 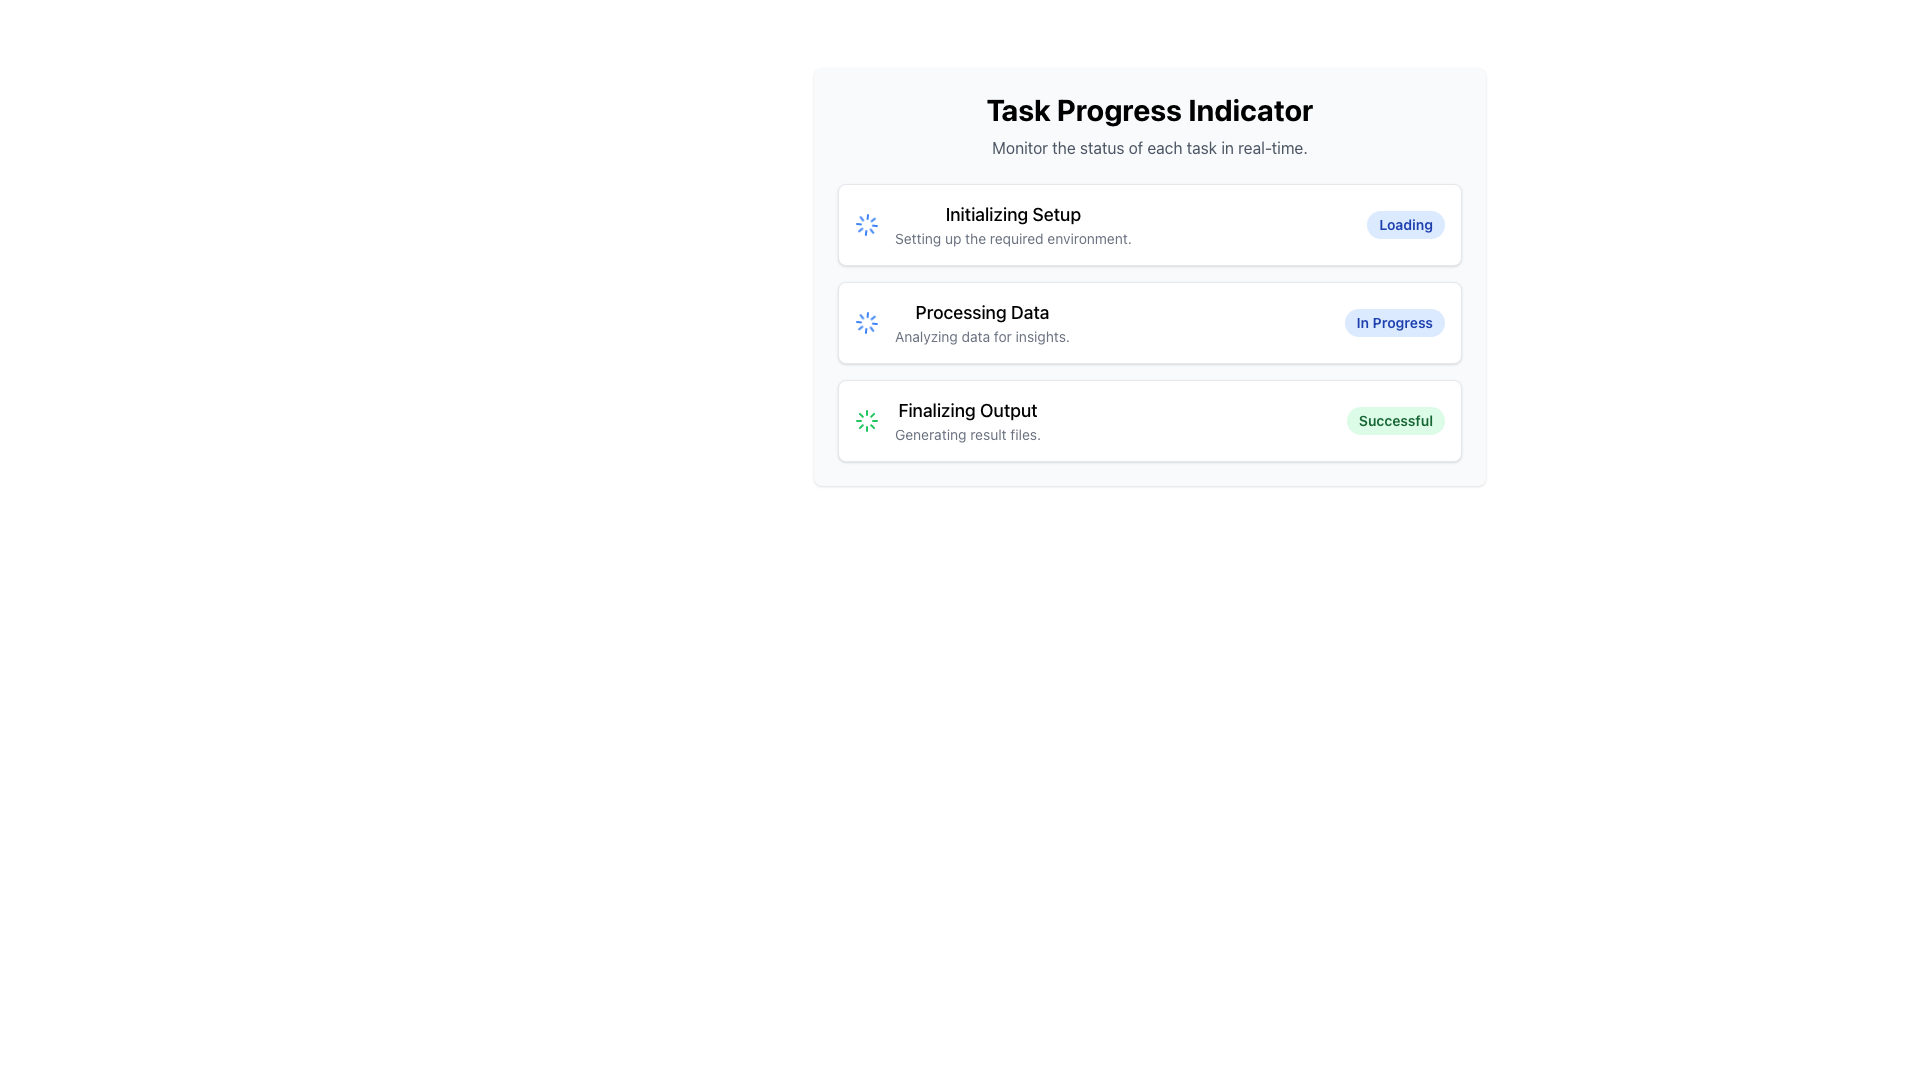 What do you see at coordinates (968, 434) in the screenshot?
I see `text content of the status description label located under the 'Finalizing Output' section, which indicates the task of generating result files` at bounding box center [968, 434].